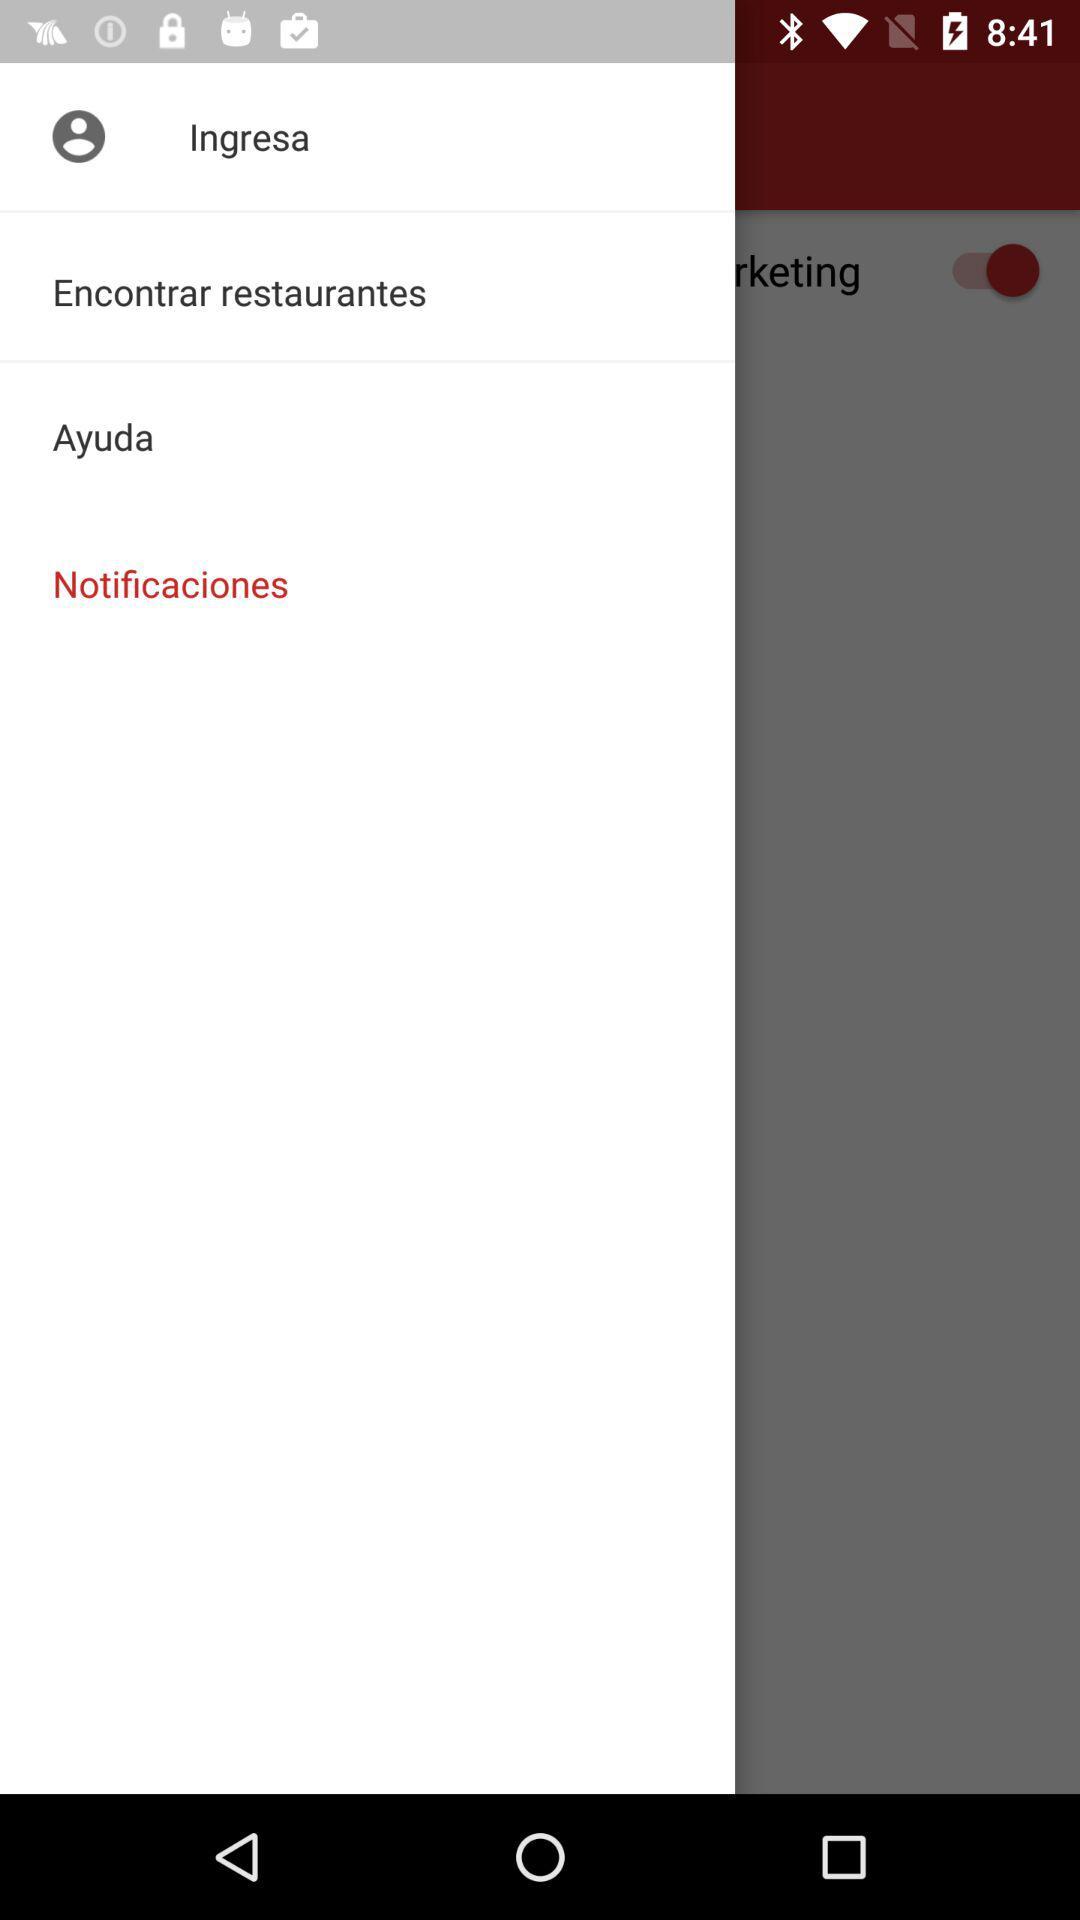 The height and width of the screenshot is (1920, 1080). Describe the element at coordinates (72, 135) in the screenshot. I see `the icon next to notificationes icon` at that location.